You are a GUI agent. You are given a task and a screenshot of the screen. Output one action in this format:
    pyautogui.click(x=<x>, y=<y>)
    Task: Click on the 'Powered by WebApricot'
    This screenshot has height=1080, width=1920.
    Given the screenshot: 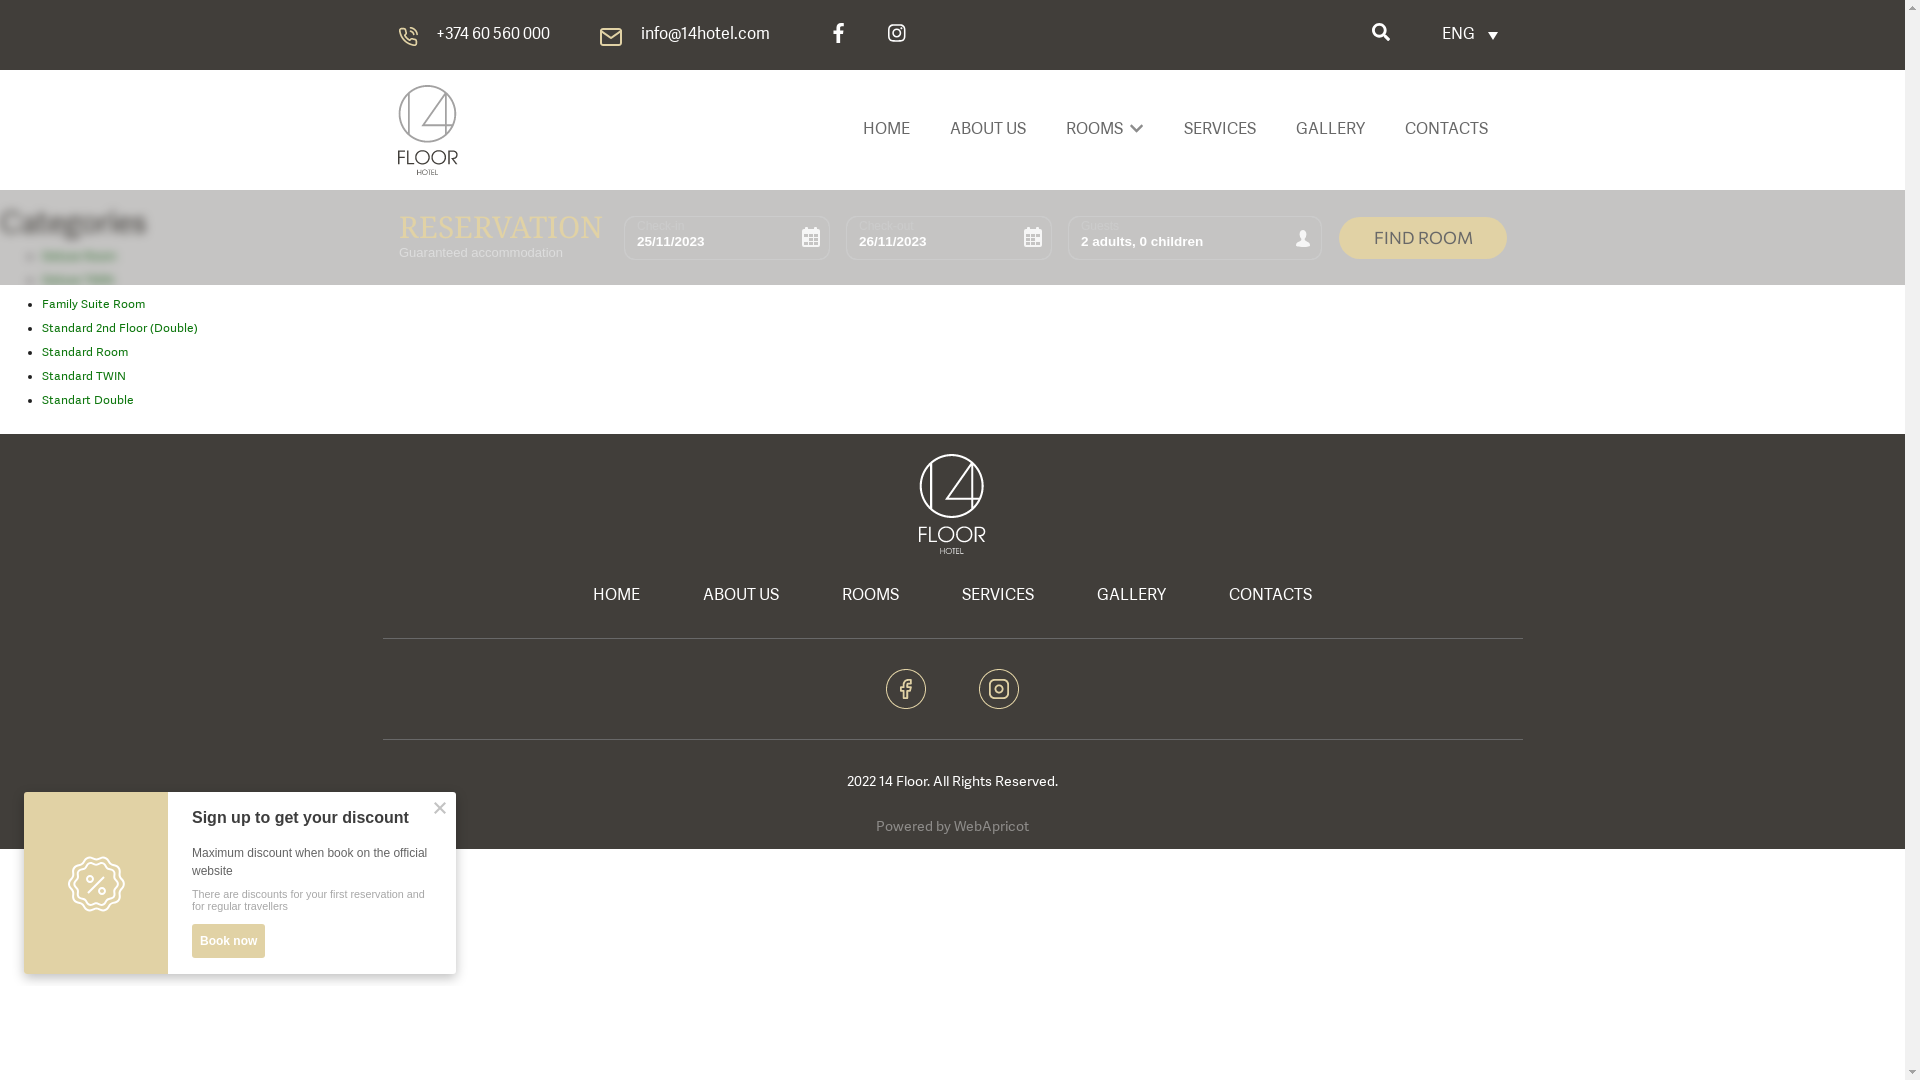 What is the action you would take?
    pyautogui.click(x=875, y=826)
    